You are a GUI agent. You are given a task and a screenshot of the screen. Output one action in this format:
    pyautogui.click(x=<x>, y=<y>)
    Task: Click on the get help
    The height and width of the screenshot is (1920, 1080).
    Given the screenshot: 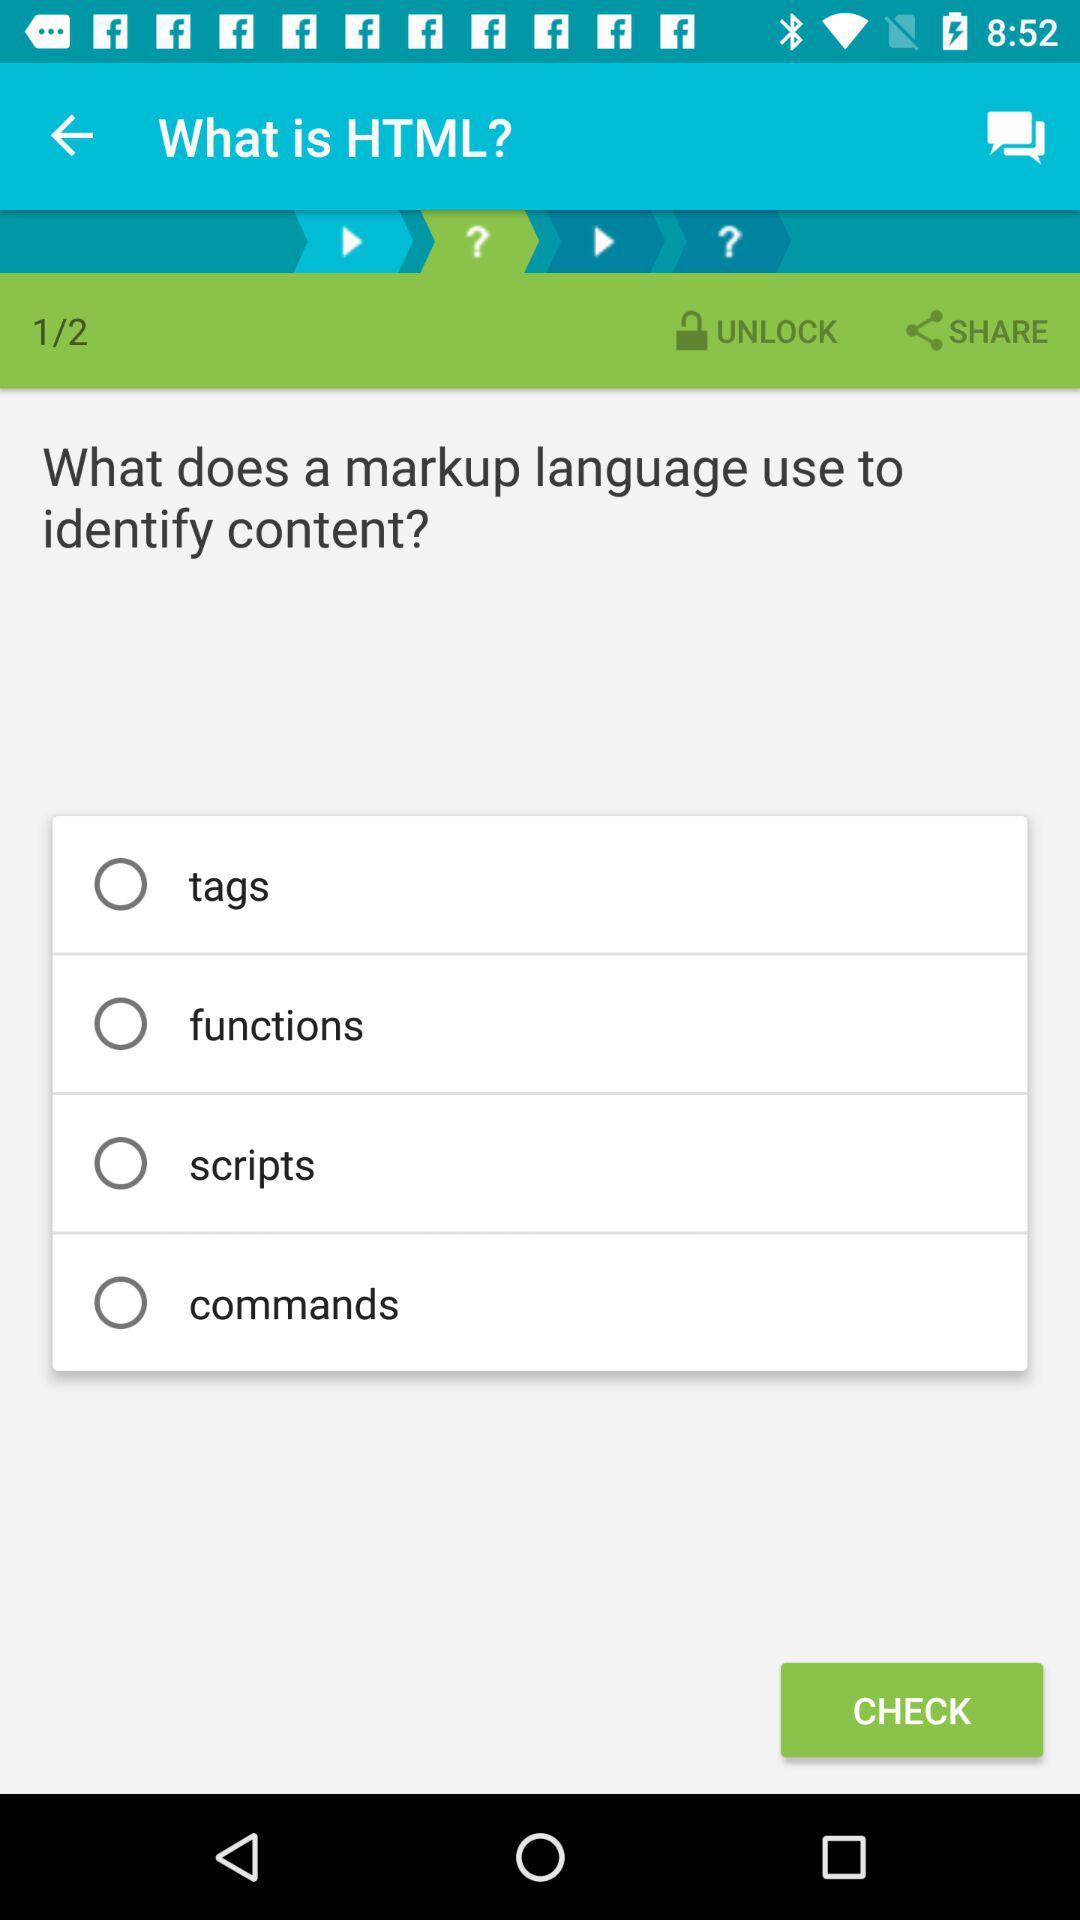 What is the action you would take?
    pyautogui.click(x=729, y=240)
    